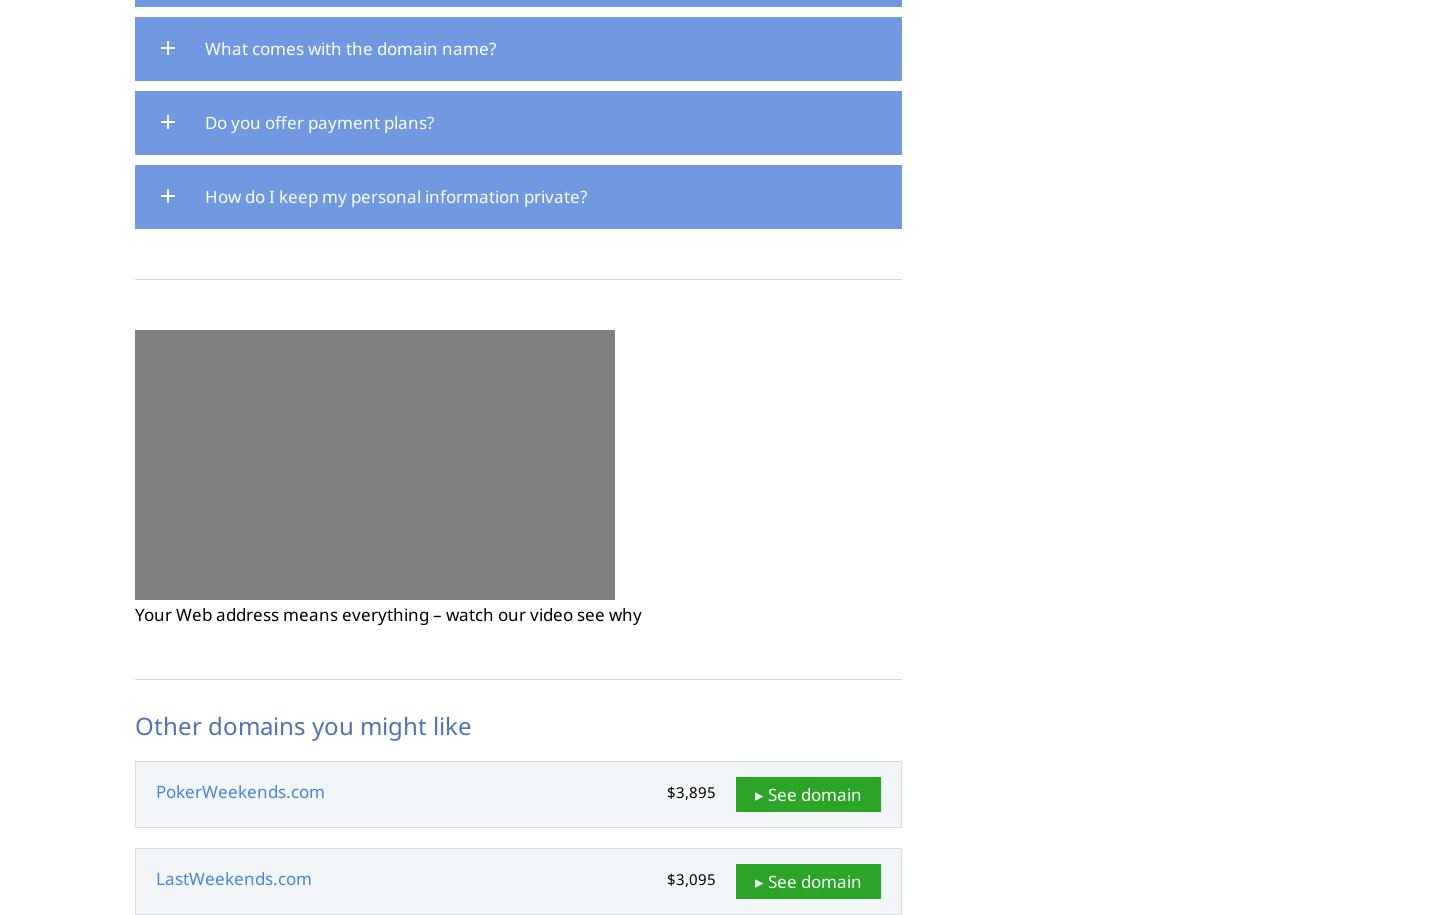 The width and height of the screenshot is (1440, 915). What do you see at coordinates (303, 725) in the screenshot?
I see `'Other domains you might like'` at bounding box center [303, 725].